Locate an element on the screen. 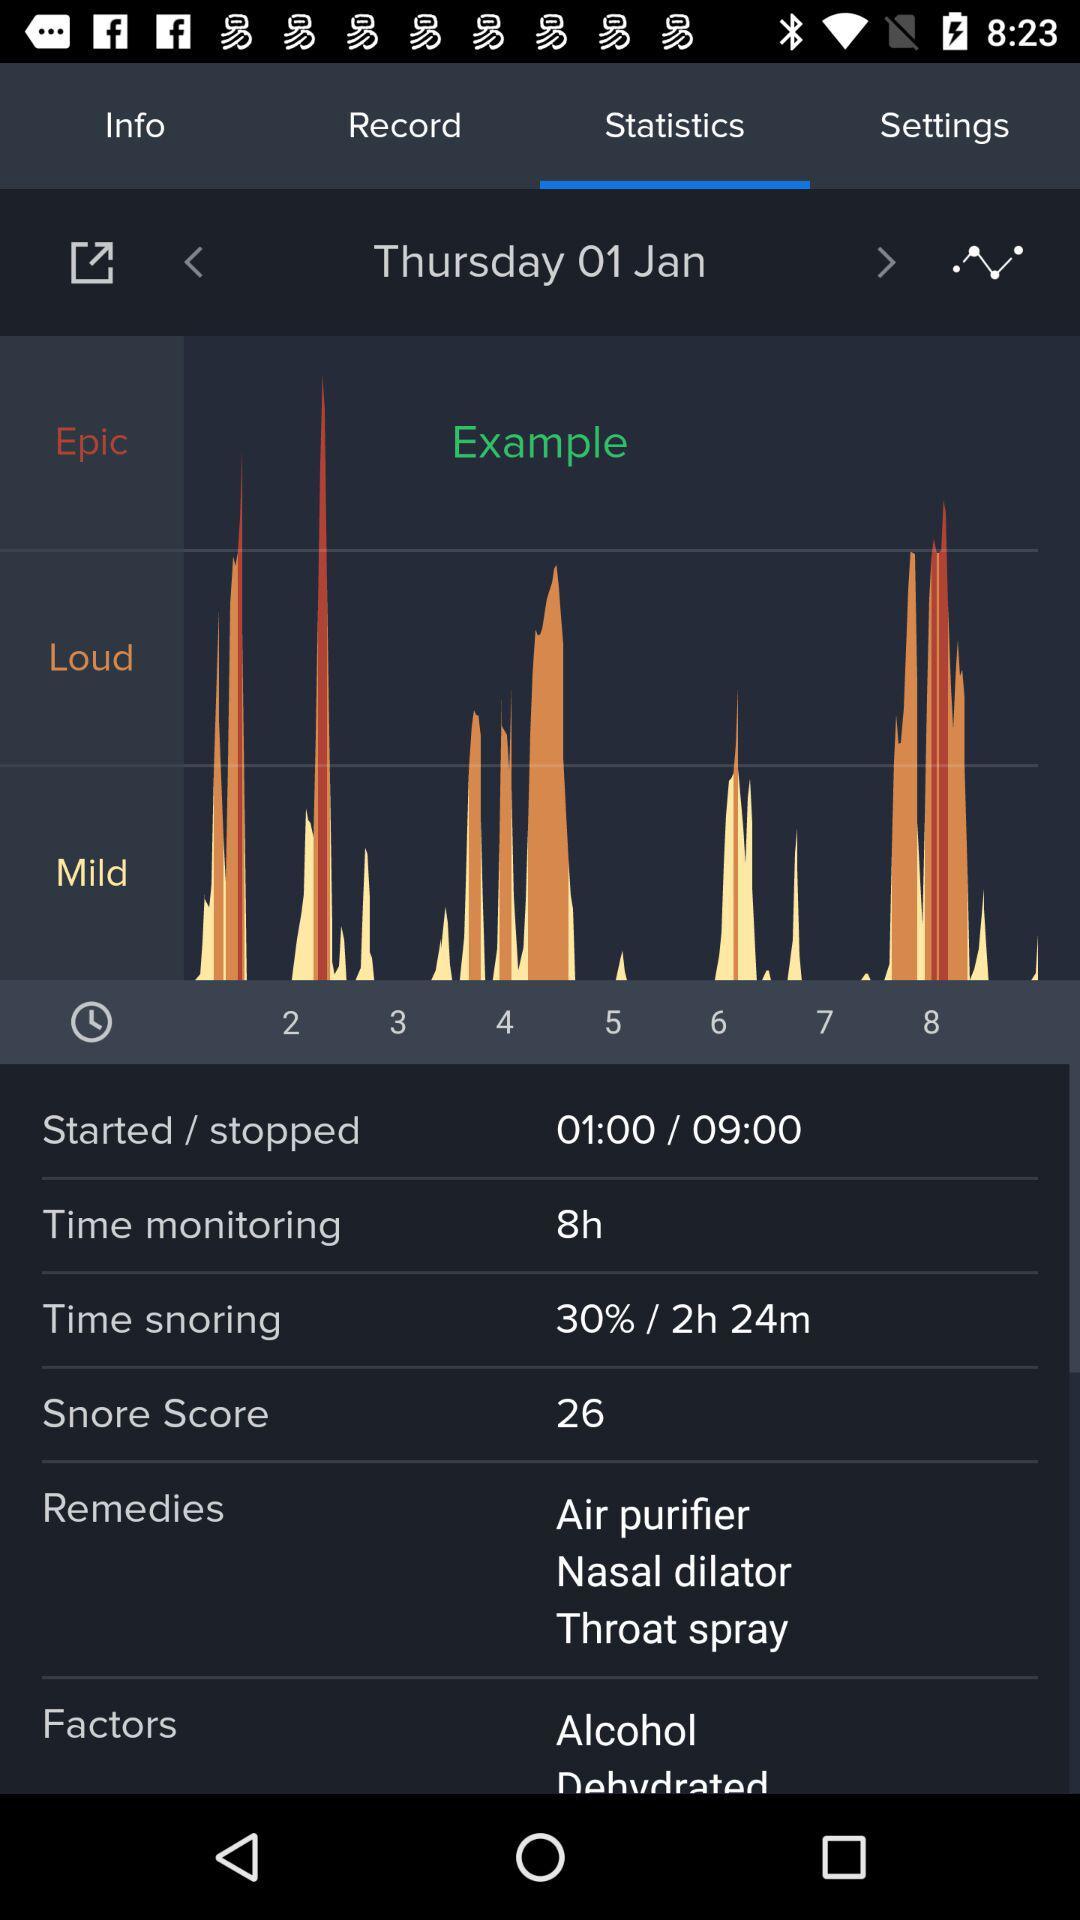 Image resolution: width=1080 pixels, height=1920 pixels. next is located at coordinates (91, 261).